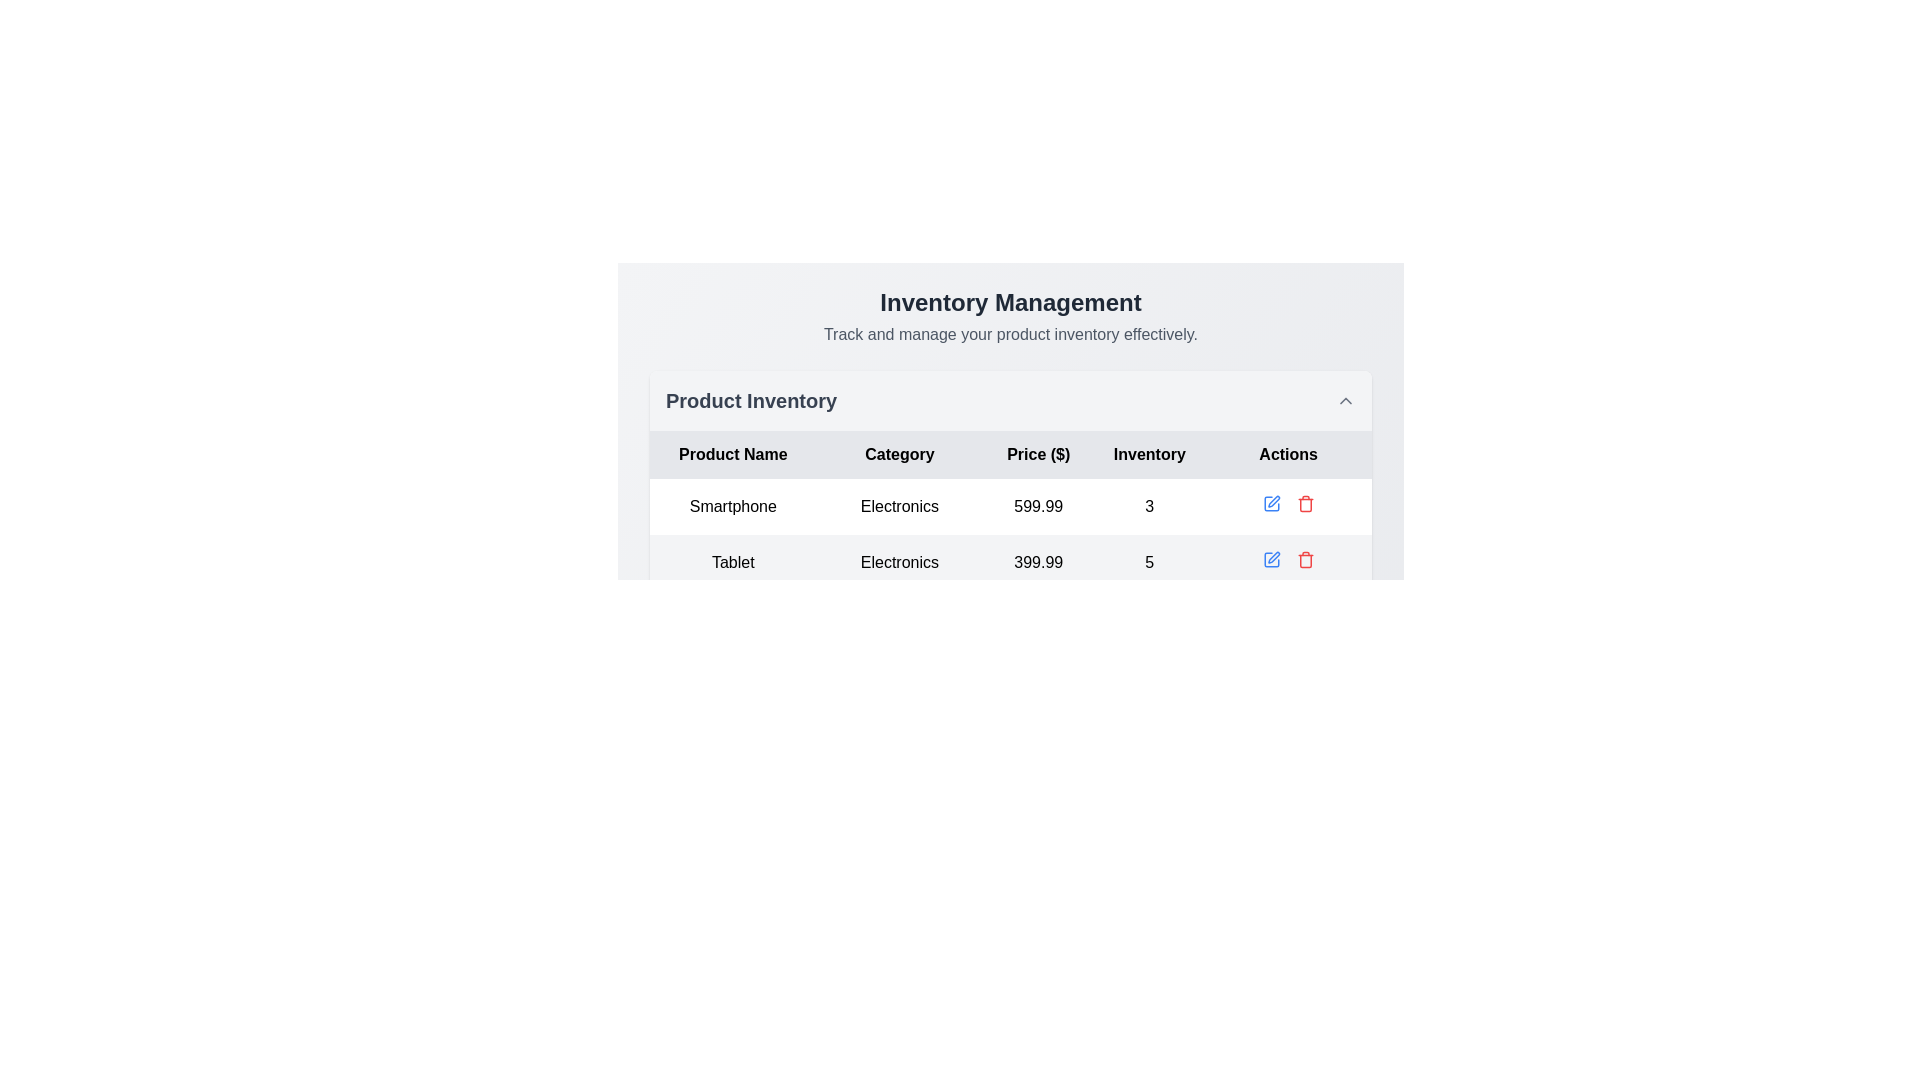 This screenshot has width=1920, height=1080. What do you see at coordinates (732, 455) in the screenshot?
I see `the 'Product Name' header label located at the far left of the header row in the table layout` at bounding box center [732, 455].